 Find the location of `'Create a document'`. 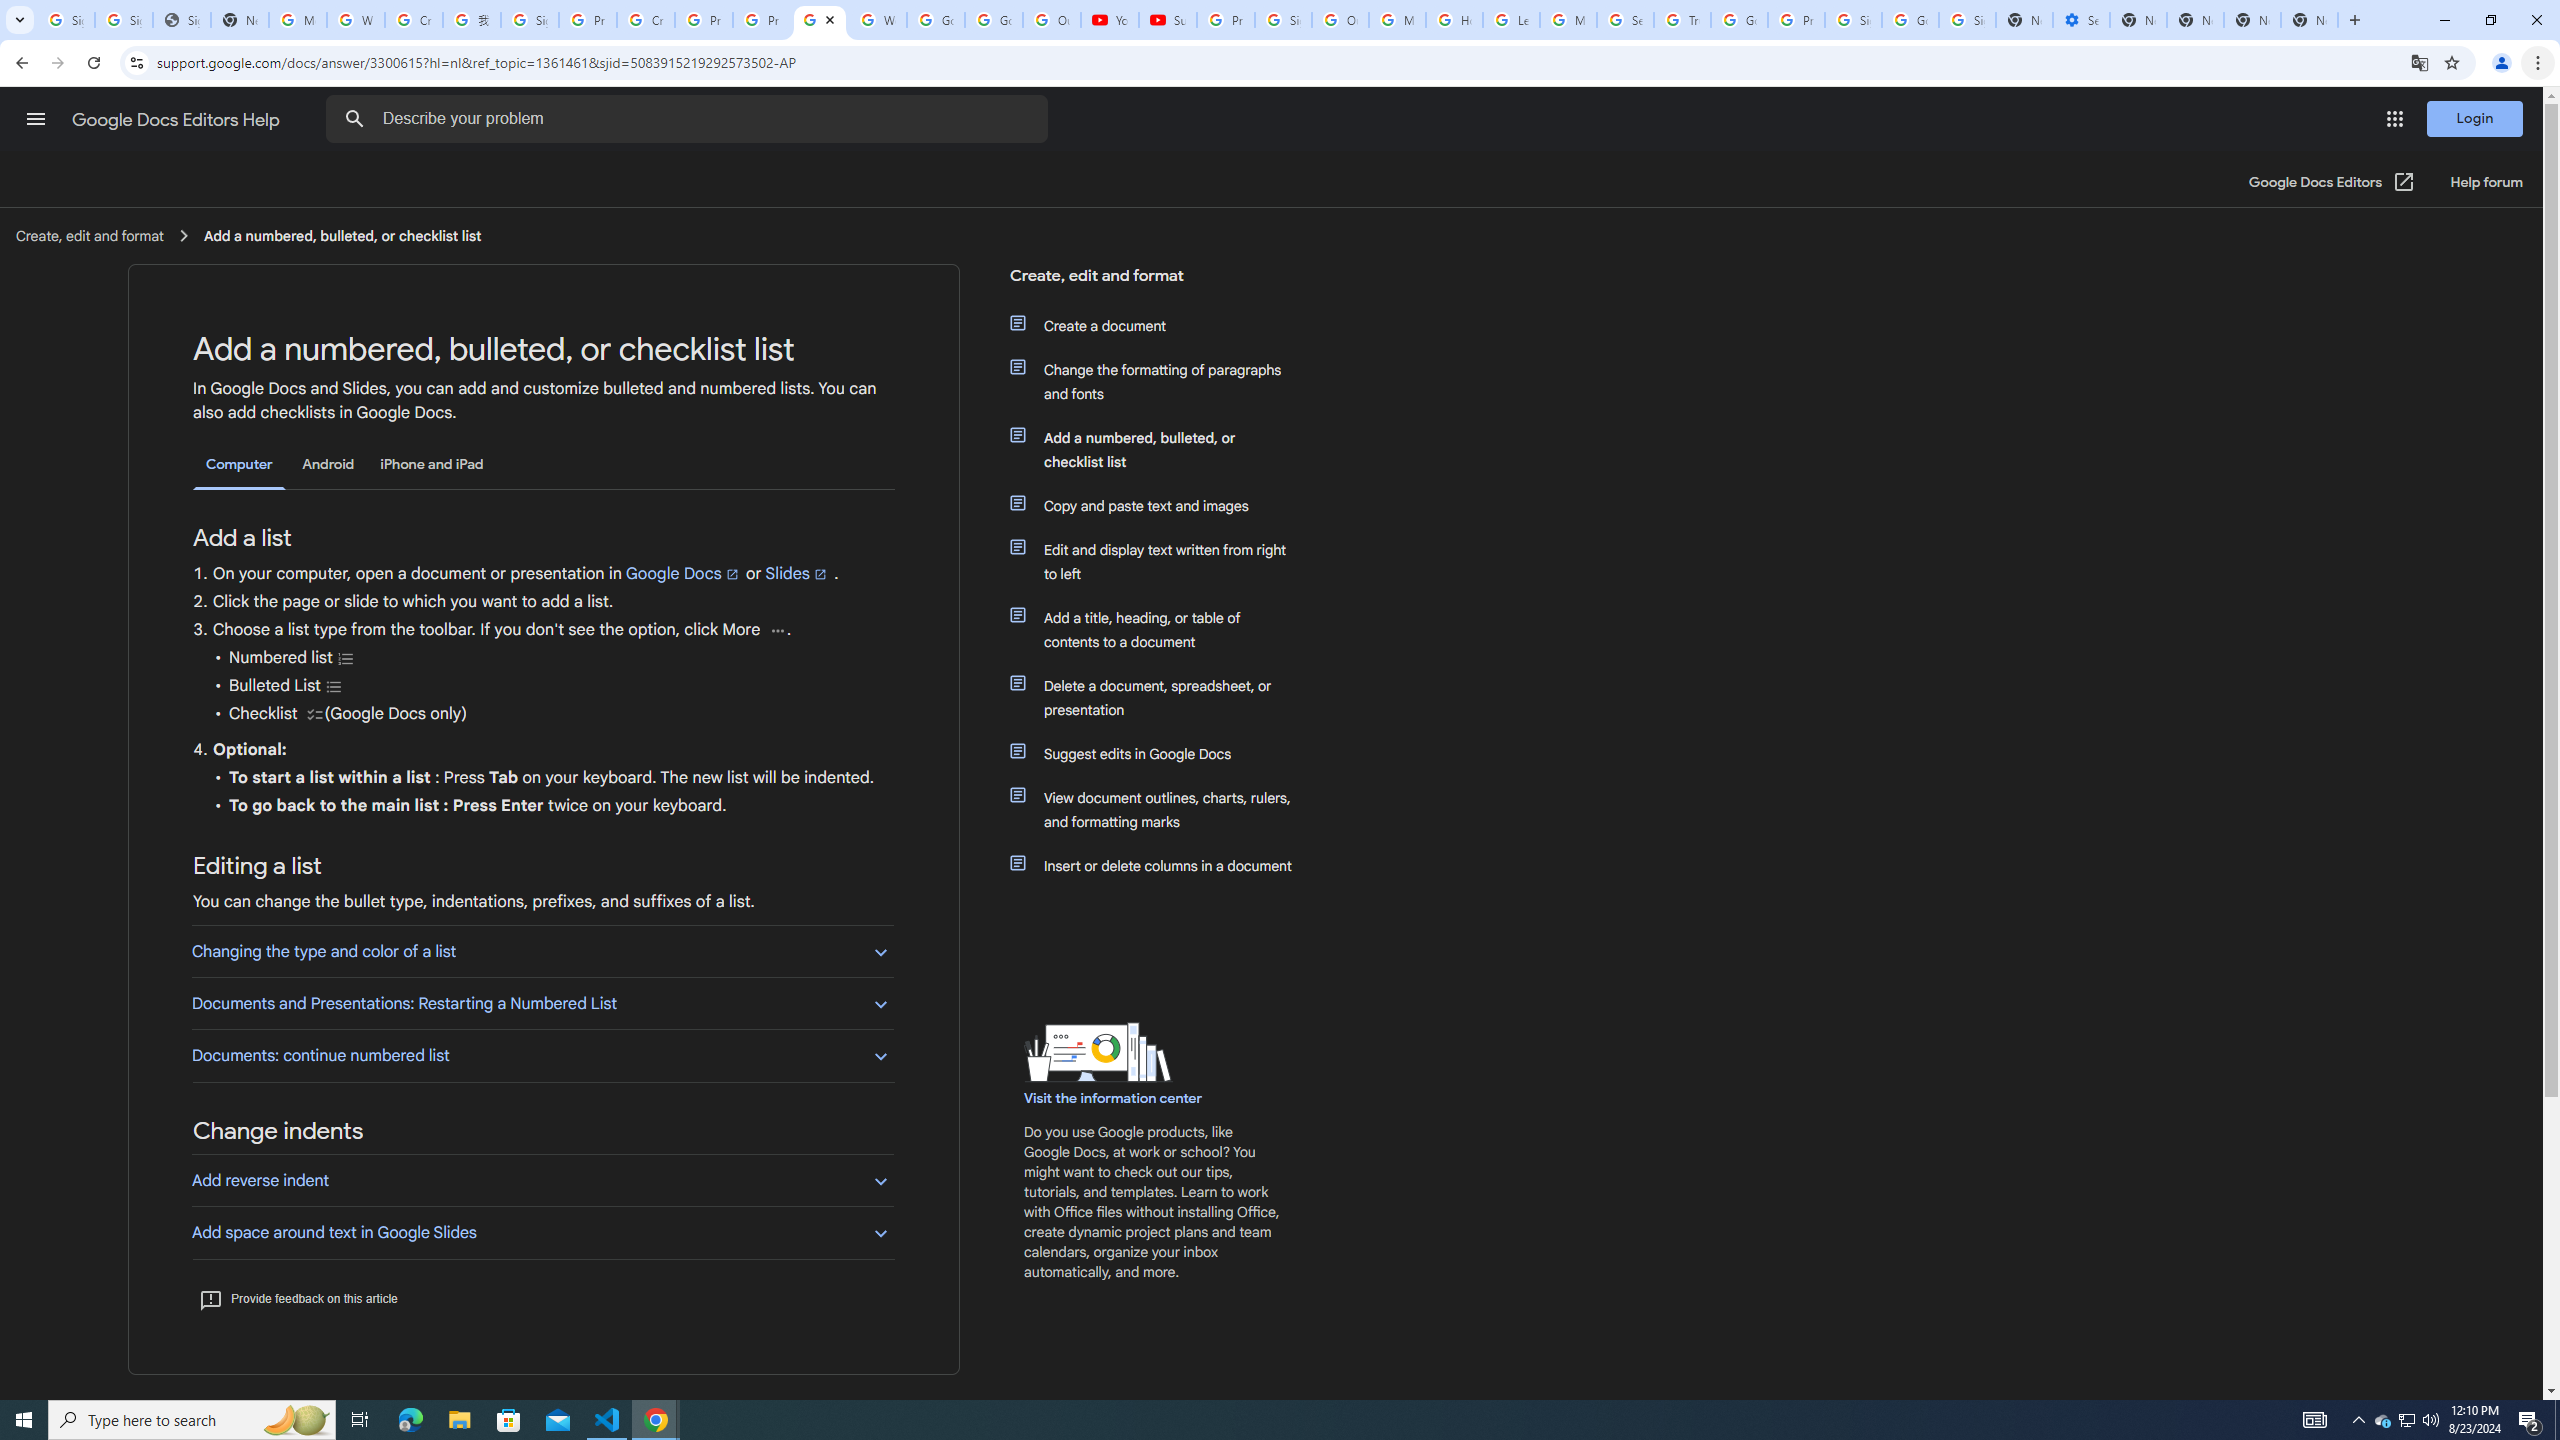

'Create a document' is located at coordinates (1162, 325).